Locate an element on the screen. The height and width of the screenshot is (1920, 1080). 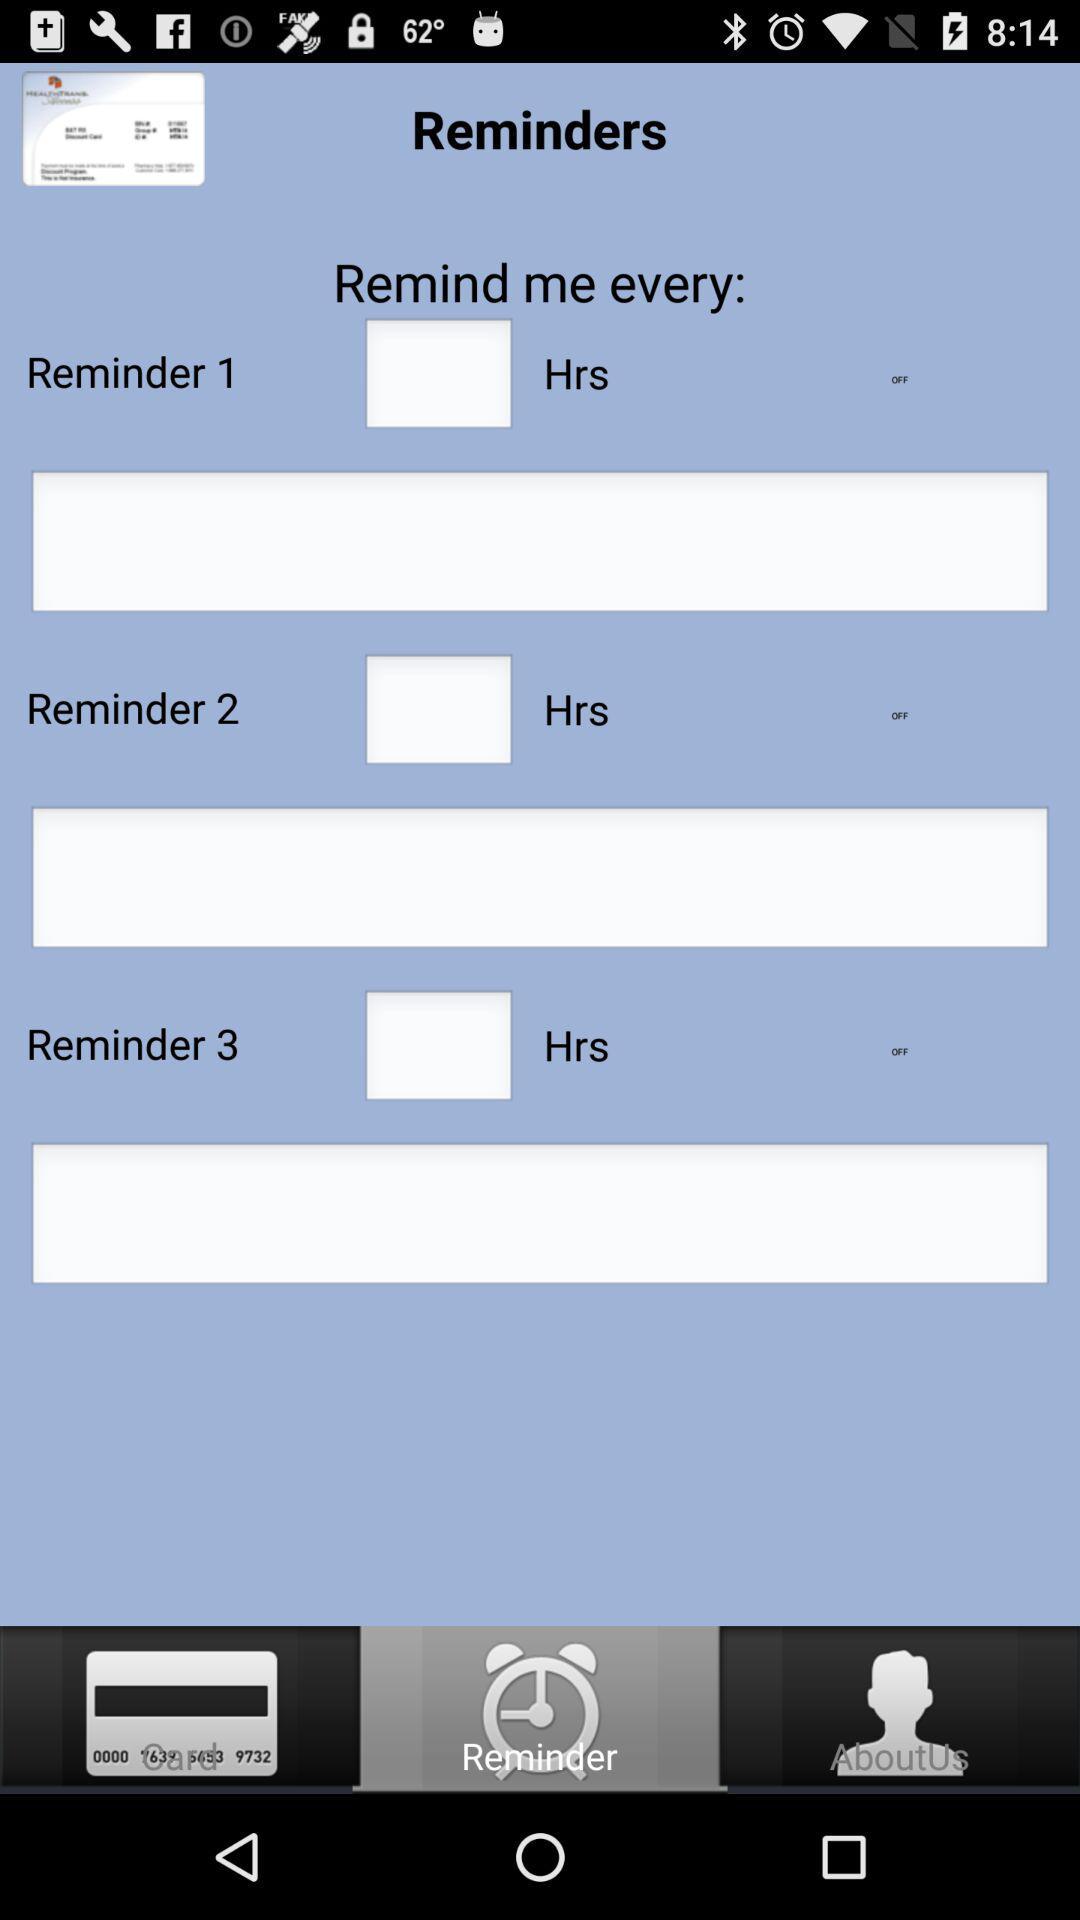
reminder 1 hour input field is located at coordinates (437, 379).